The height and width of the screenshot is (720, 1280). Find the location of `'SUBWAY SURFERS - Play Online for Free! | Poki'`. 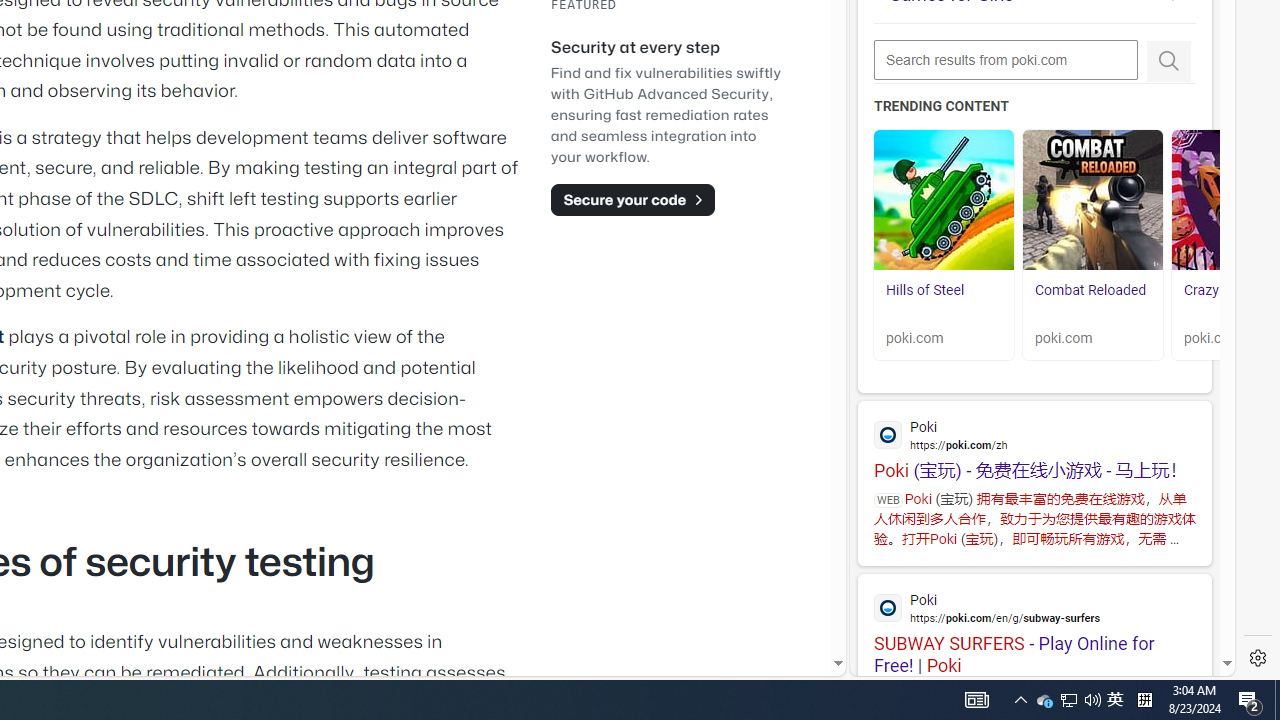

'SUBWAY SURFERS - Play Online for Free! | Poki' is located at coordinates (1034, 624).